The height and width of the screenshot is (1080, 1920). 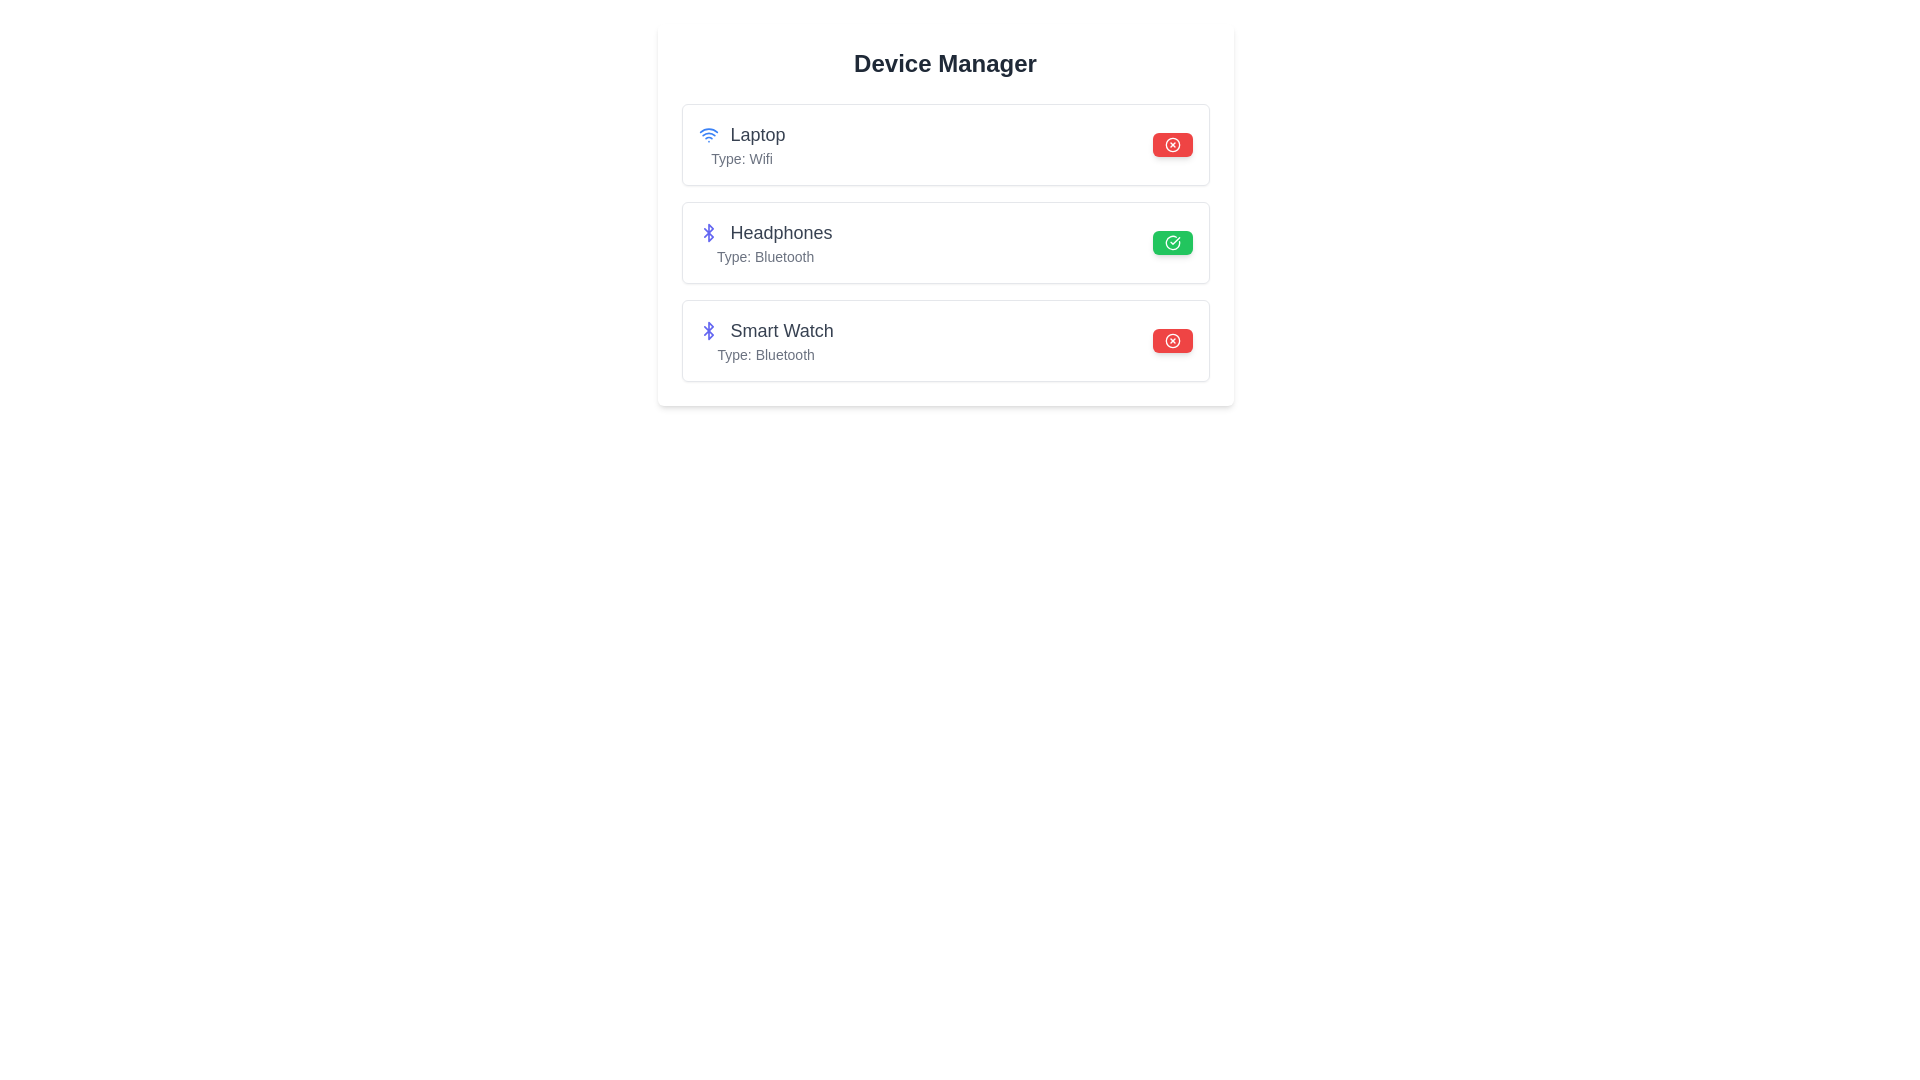 I want to click on the indigo Bluetooth icon located left of the 'Headphones' text in the second row under the 'Device Manager' heading, so click(x=708, y=231).